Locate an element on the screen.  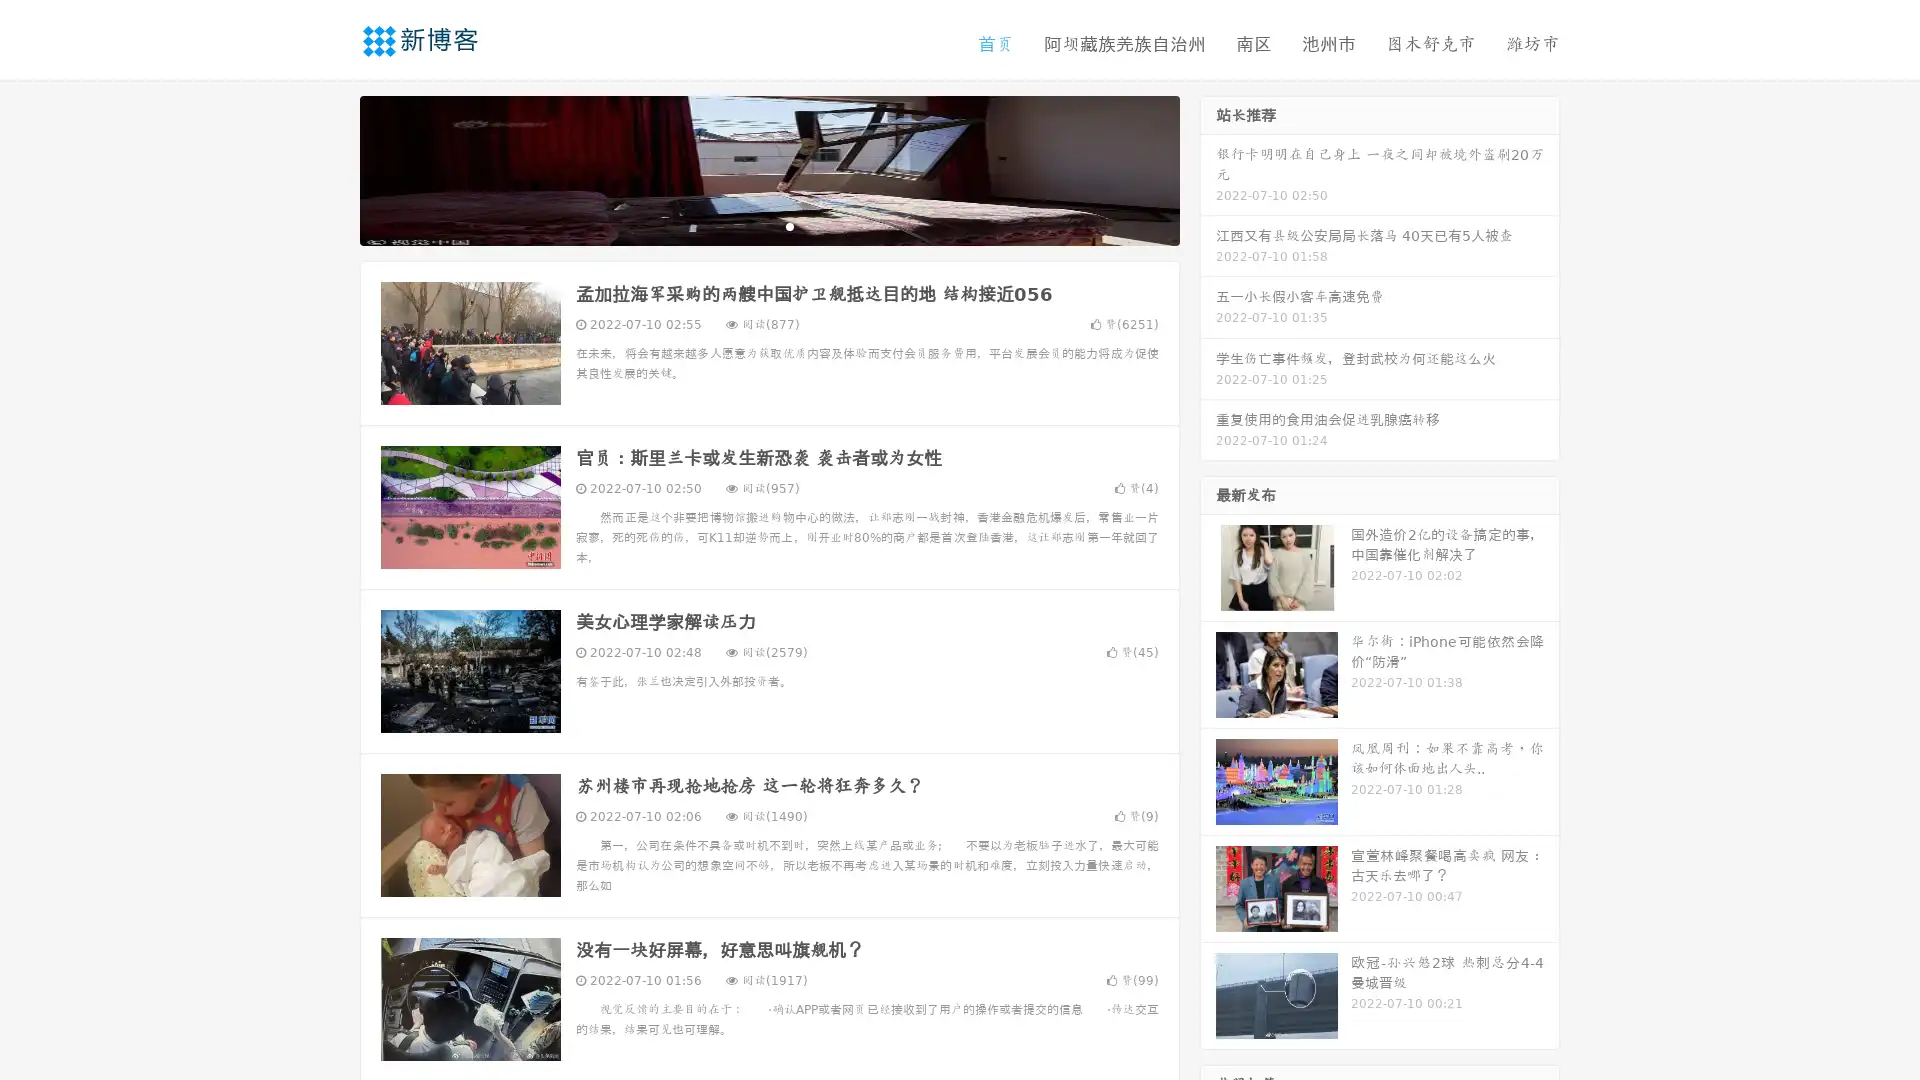
Go to slide 2 is located at coordinates (768, 225).